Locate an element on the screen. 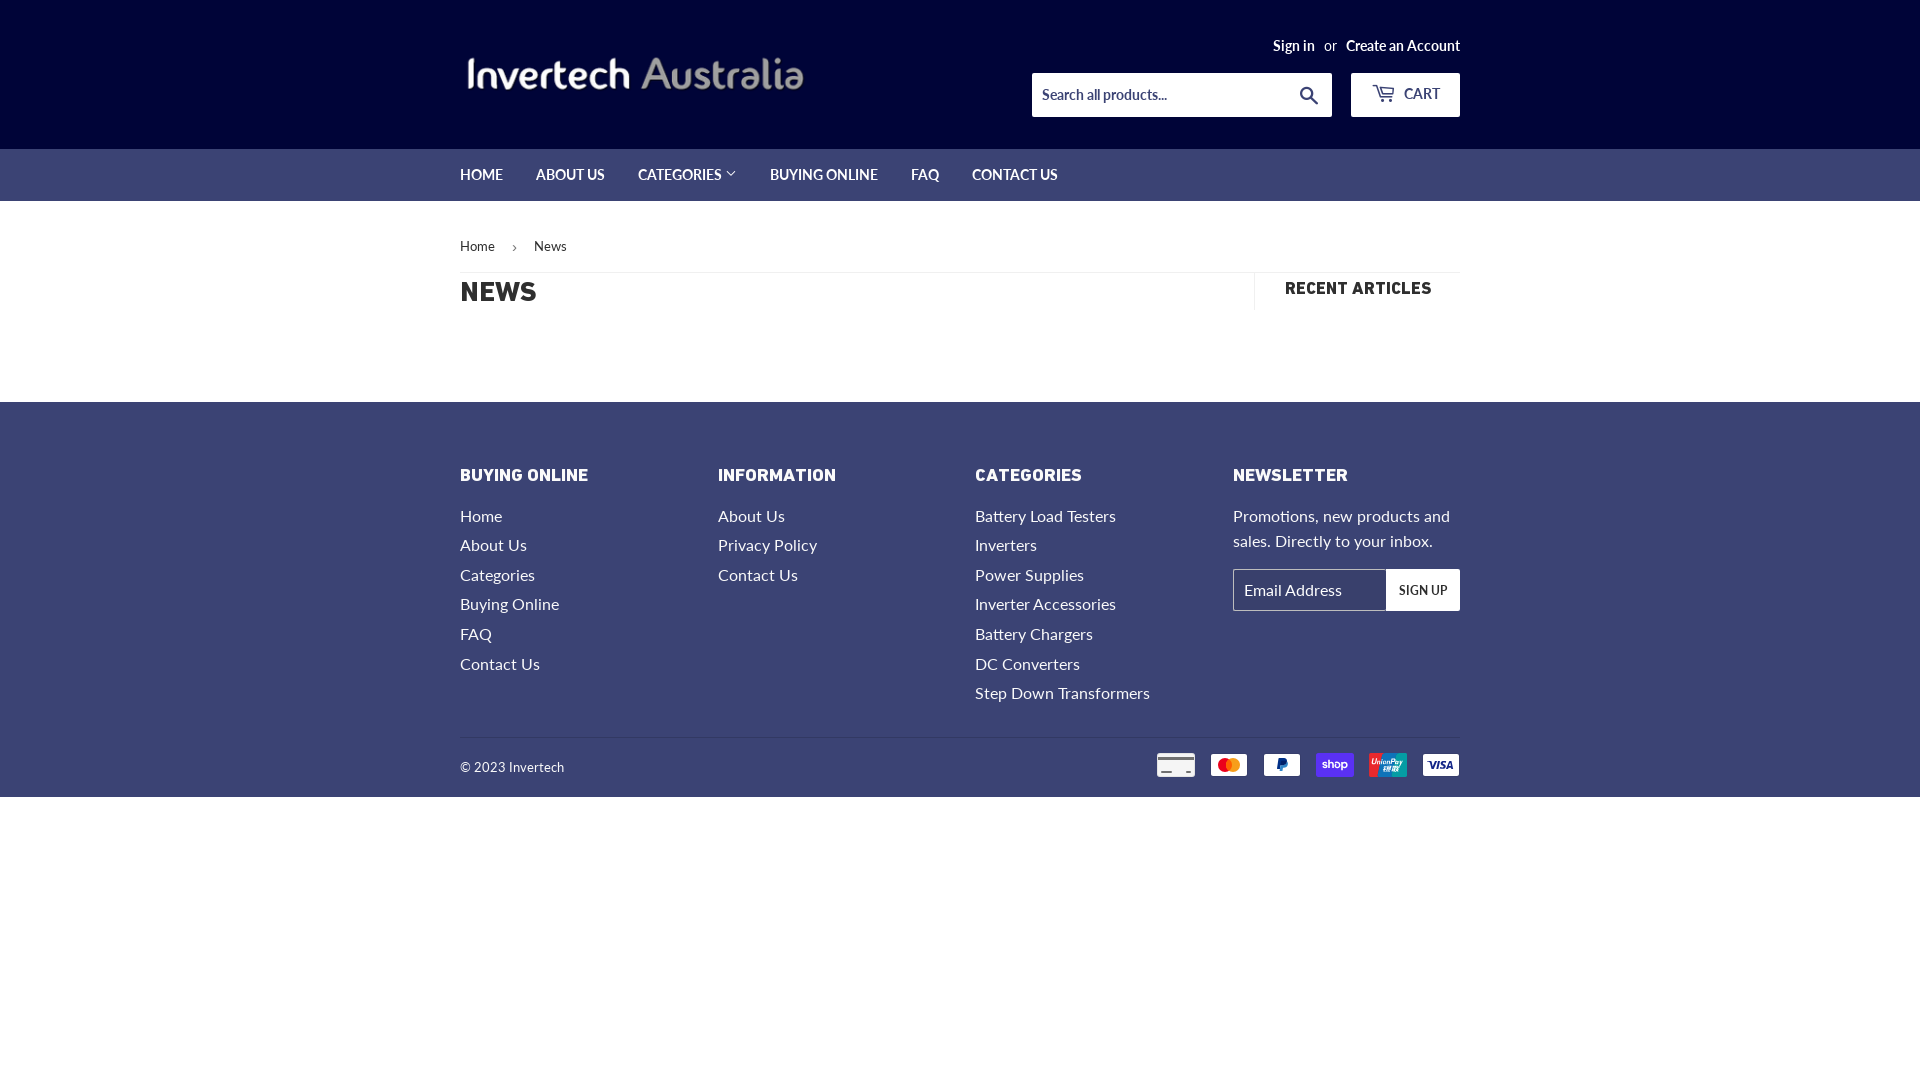  'Categories' is located at coordinates (497, 574).